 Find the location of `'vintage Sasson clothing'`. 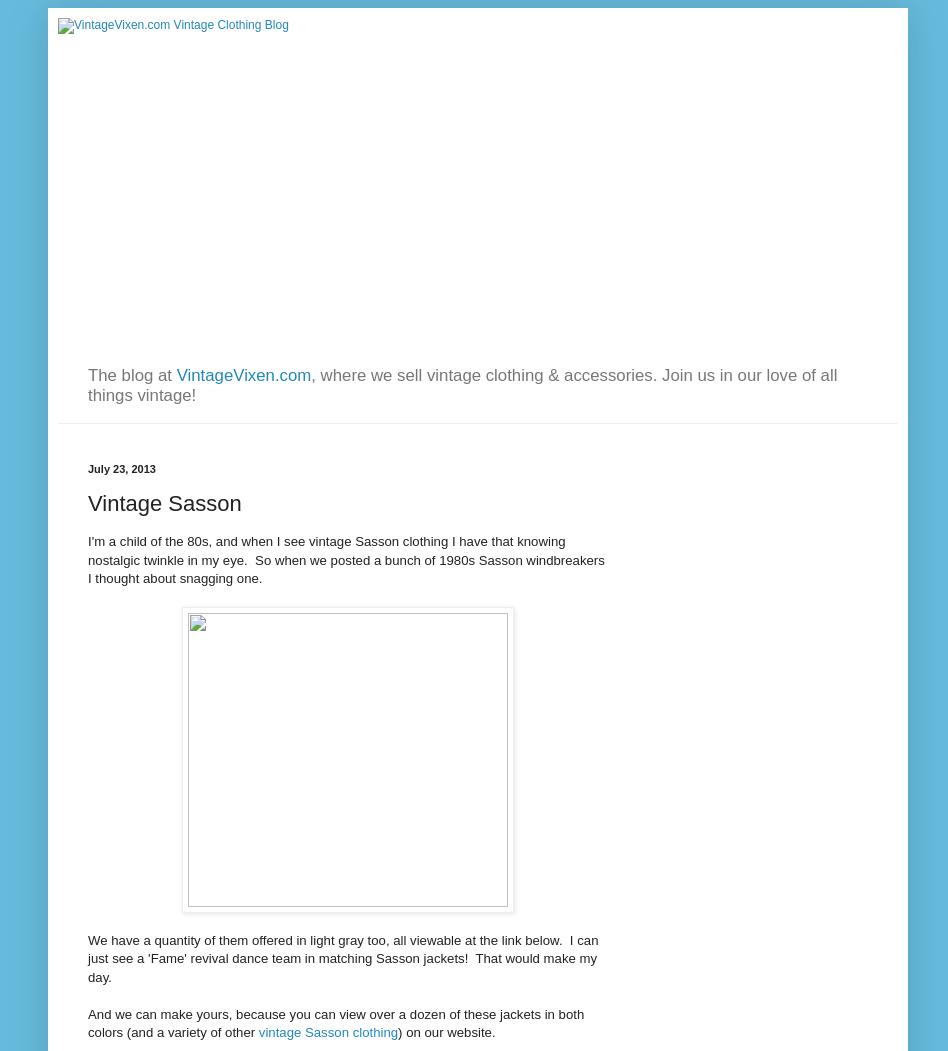

'vintage Sasson clothing' is located at coordinates (328, 1031).